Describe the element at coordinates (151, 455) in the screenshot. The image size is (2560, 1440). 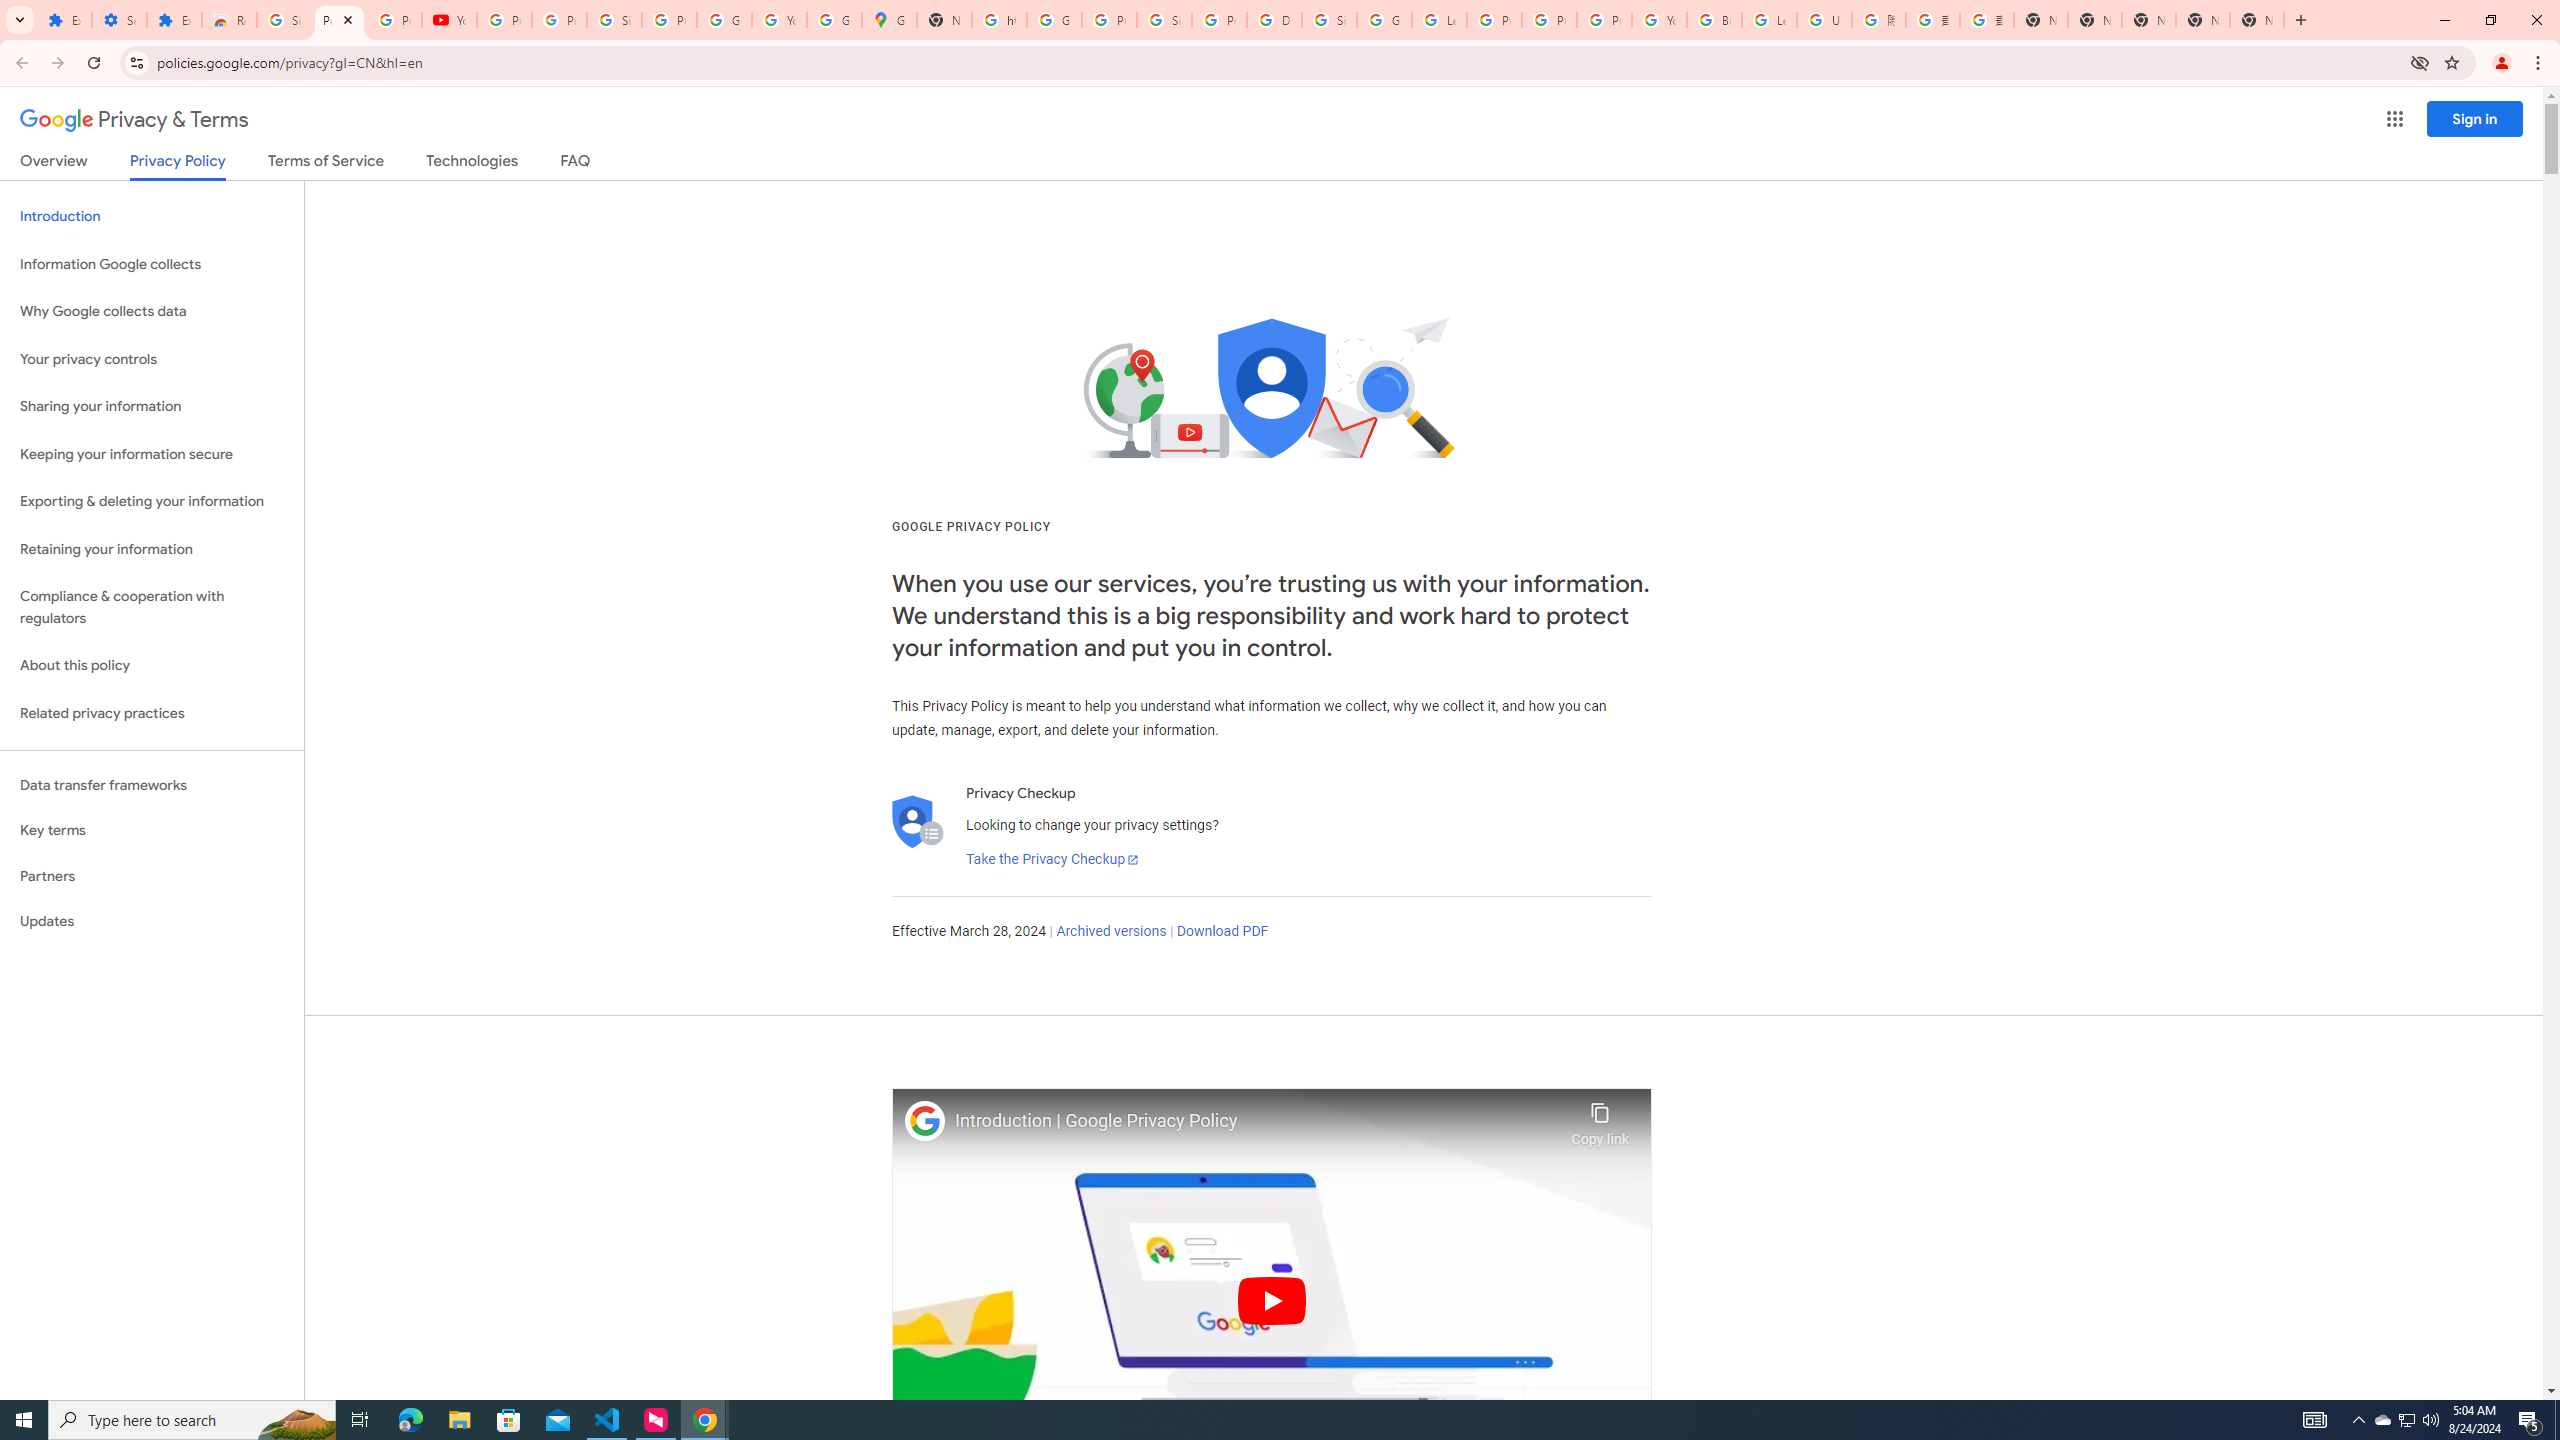
I see `'Keeping your information secure'` at that location.